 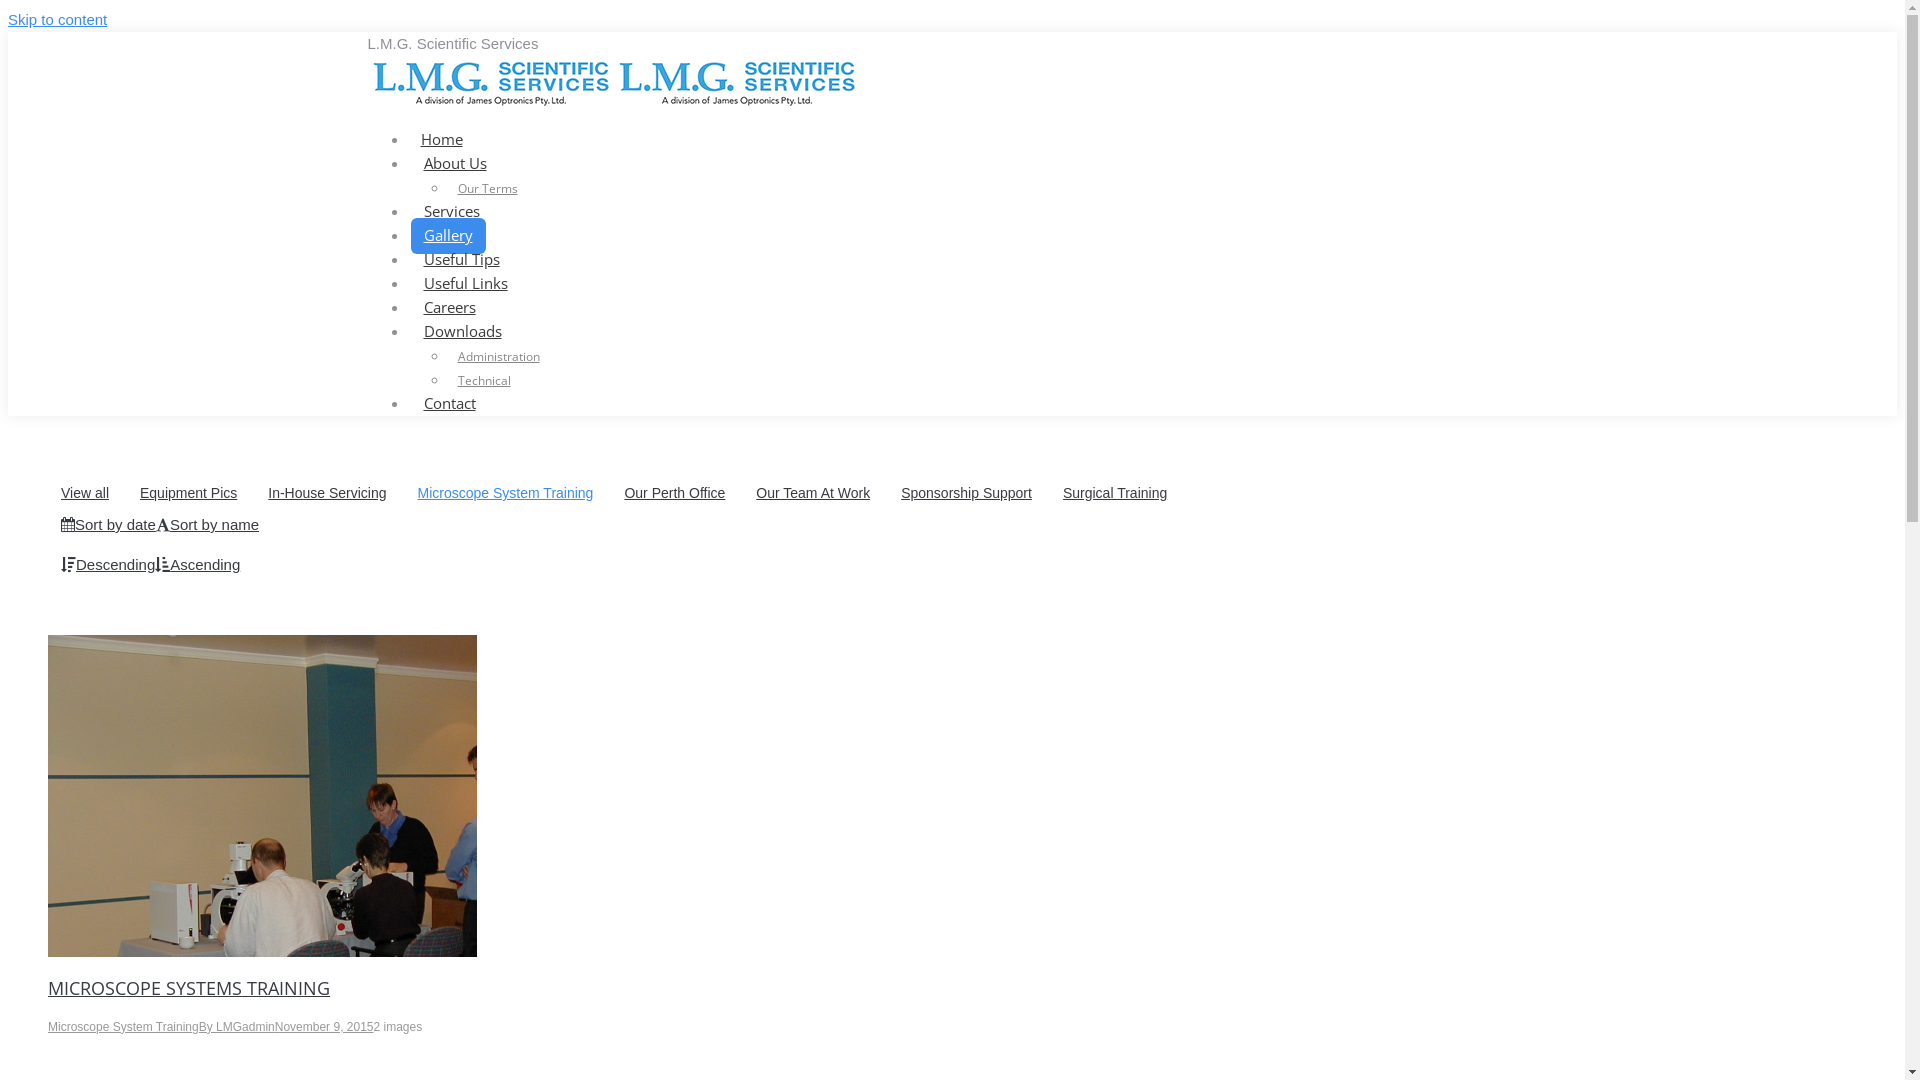 I want to click on 'Gallery', so click(x=408, y=234).